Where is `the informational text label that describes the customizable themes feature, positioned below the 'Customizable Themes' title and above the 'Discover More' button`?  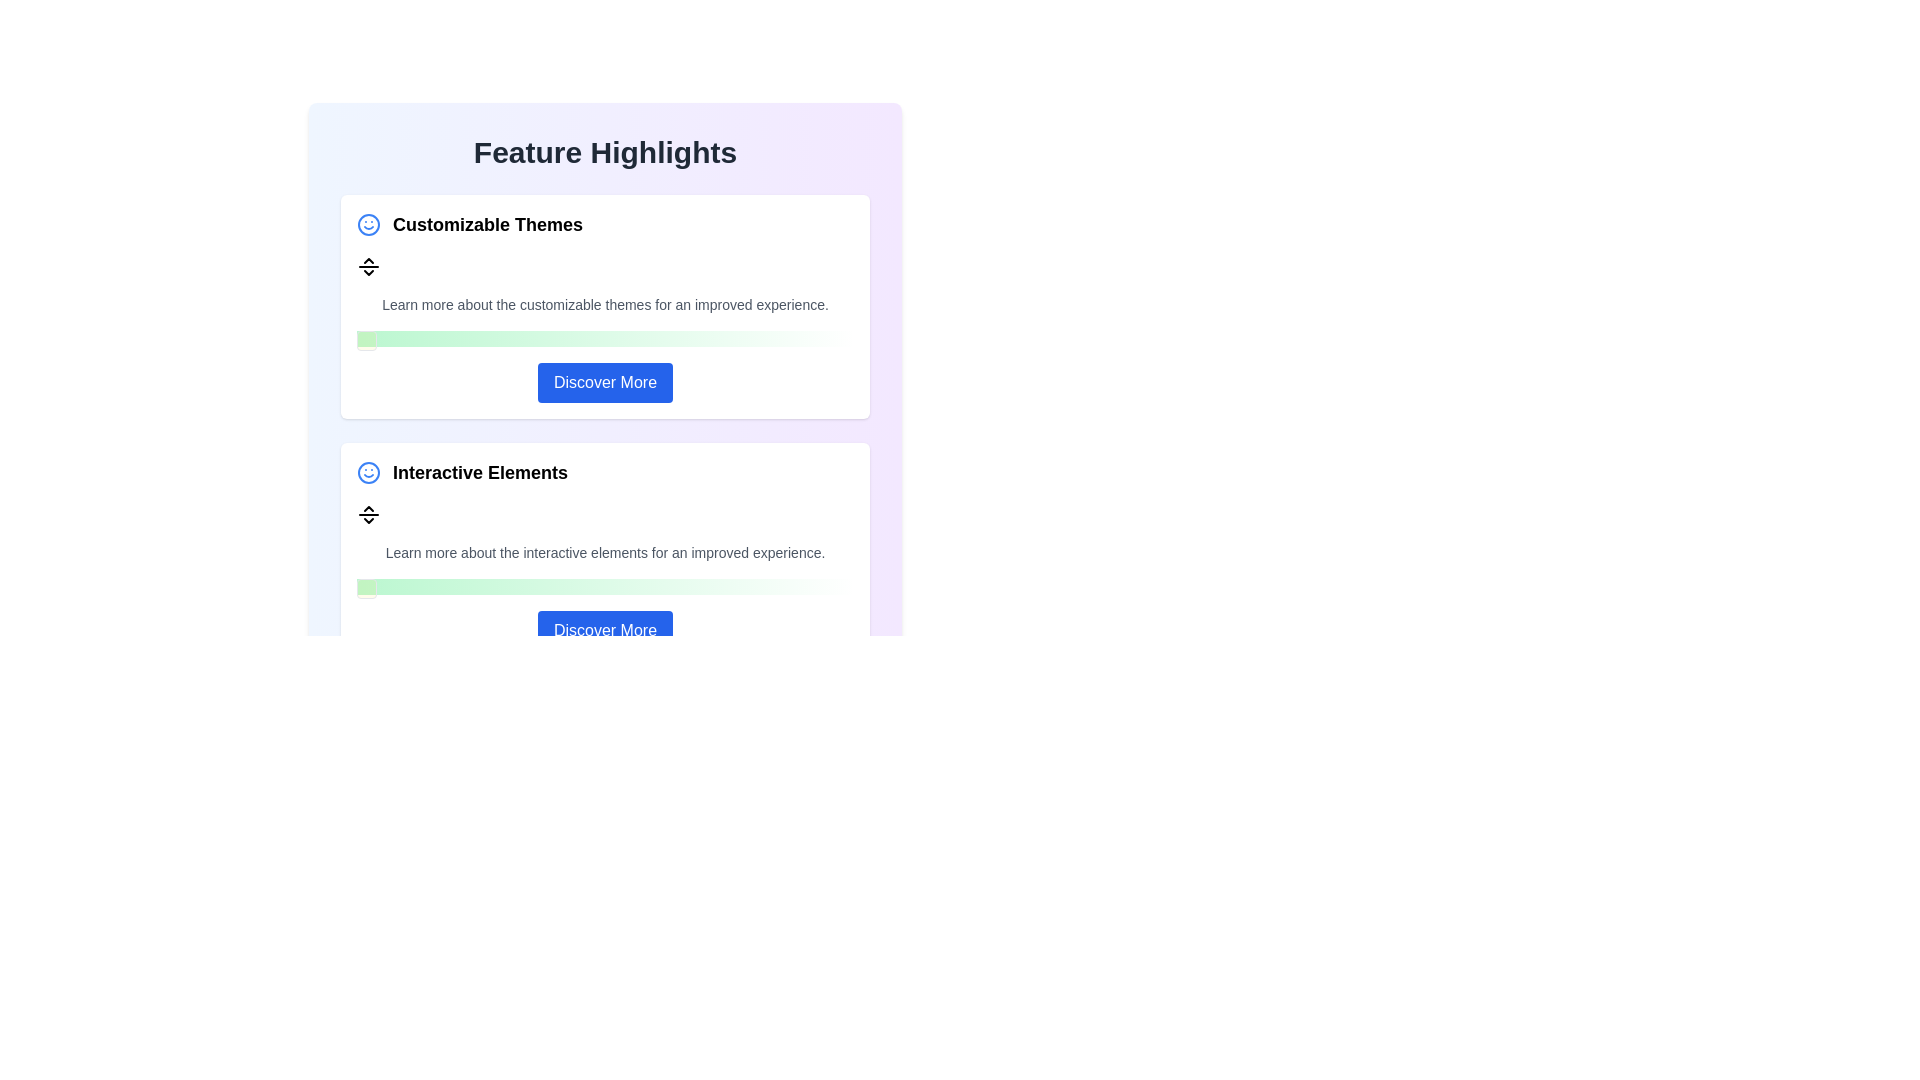
the informational text label that describes the customizable themes feature, positioned below the 'Customizable Themes' title and above the 'Discover More' button is located at coordinates (604, 304).